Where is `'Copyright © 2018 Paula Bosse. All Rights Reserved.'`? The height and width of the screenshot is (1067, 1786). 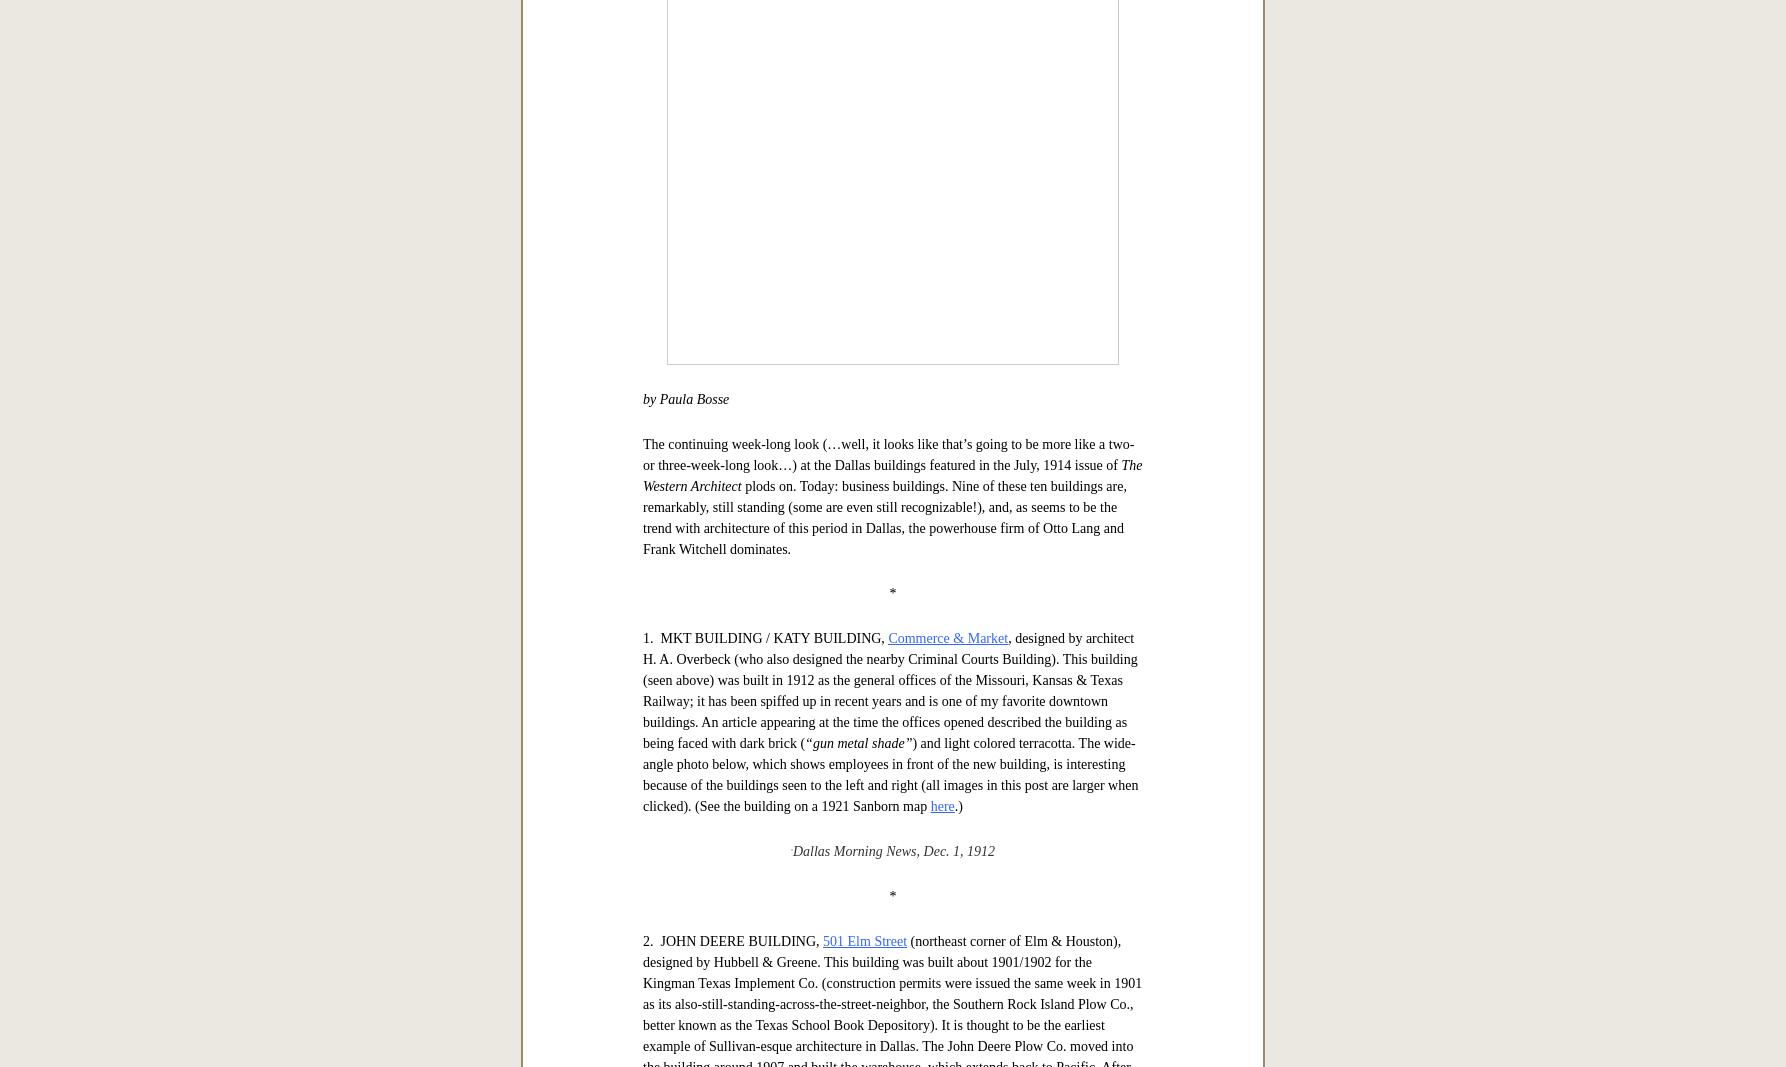
'Copyright © 2018 Paula Bosse. All Rights Reserved.' is located at coordinates (744, 141).